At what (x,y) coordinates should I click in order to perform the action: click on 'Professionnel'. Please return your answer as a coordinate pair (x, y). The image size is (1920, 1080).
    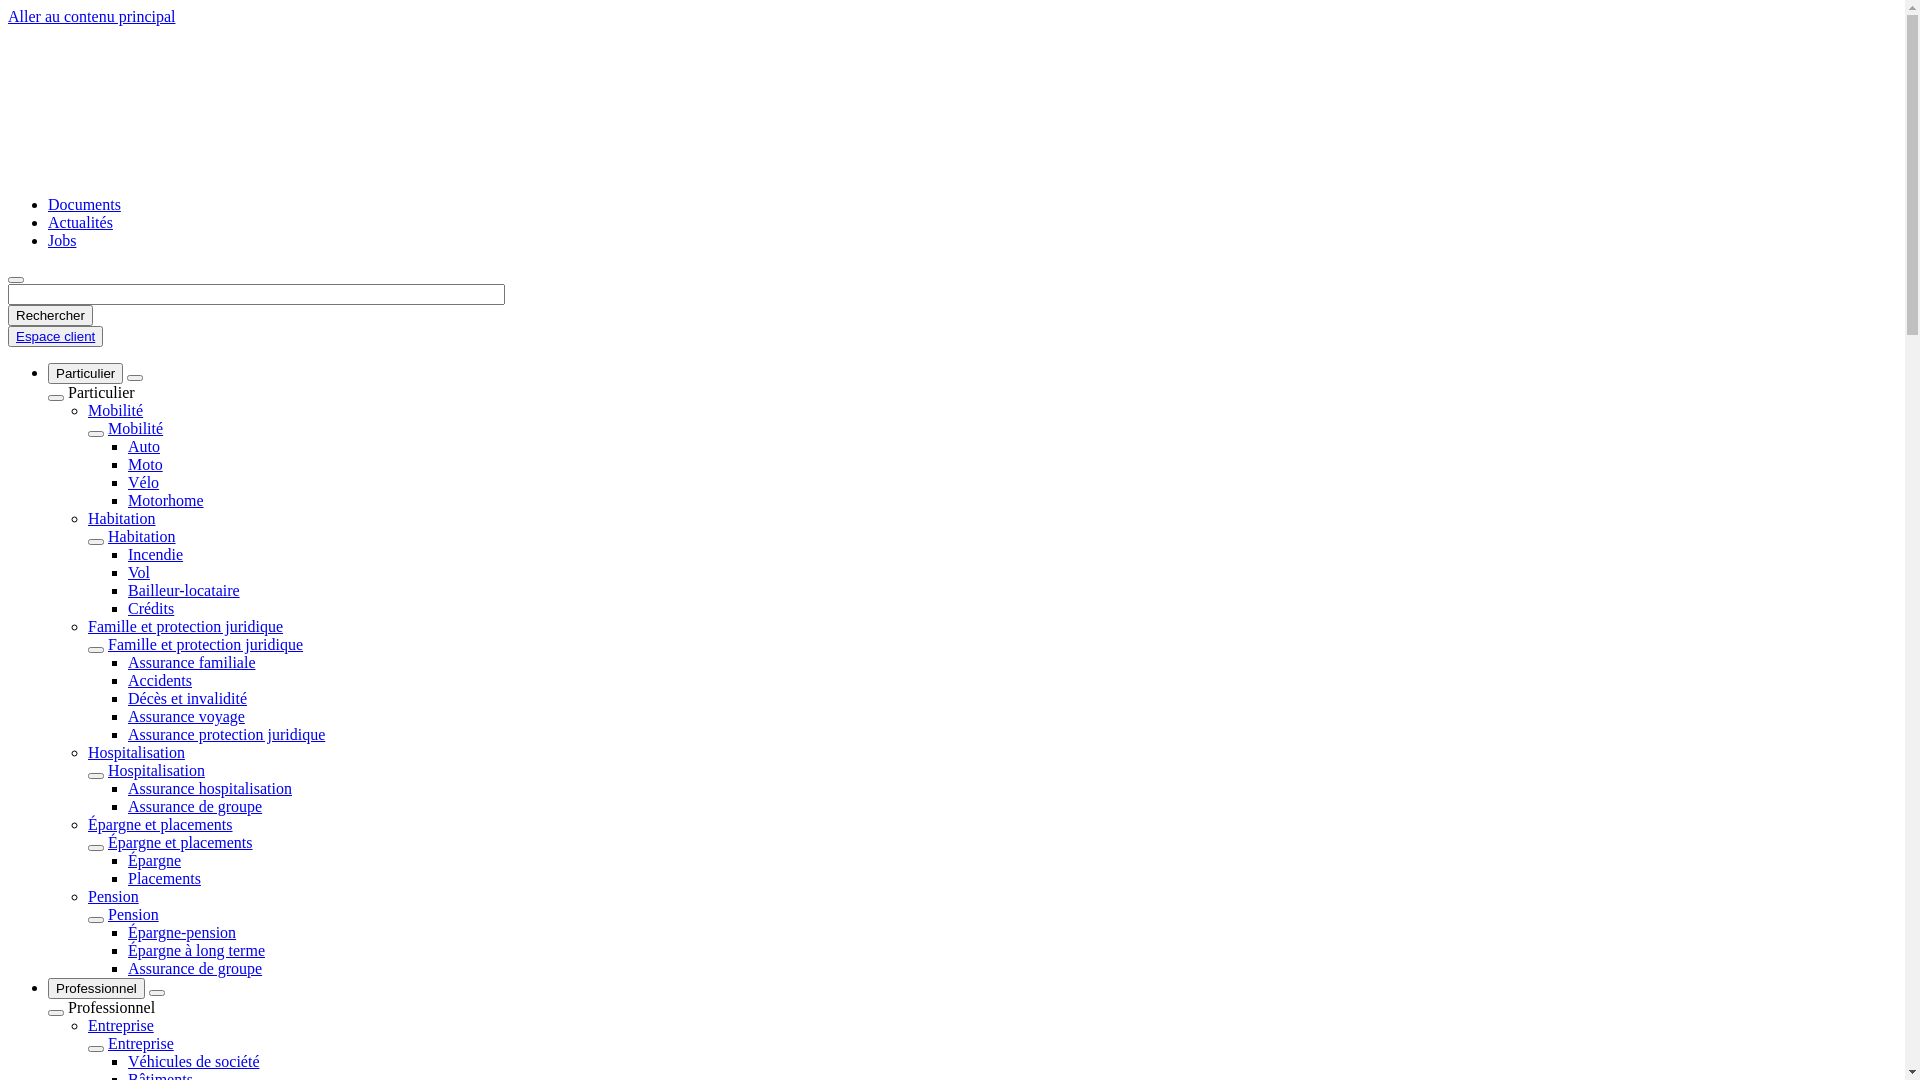
    Looking at the image, I should click on (95, 987).